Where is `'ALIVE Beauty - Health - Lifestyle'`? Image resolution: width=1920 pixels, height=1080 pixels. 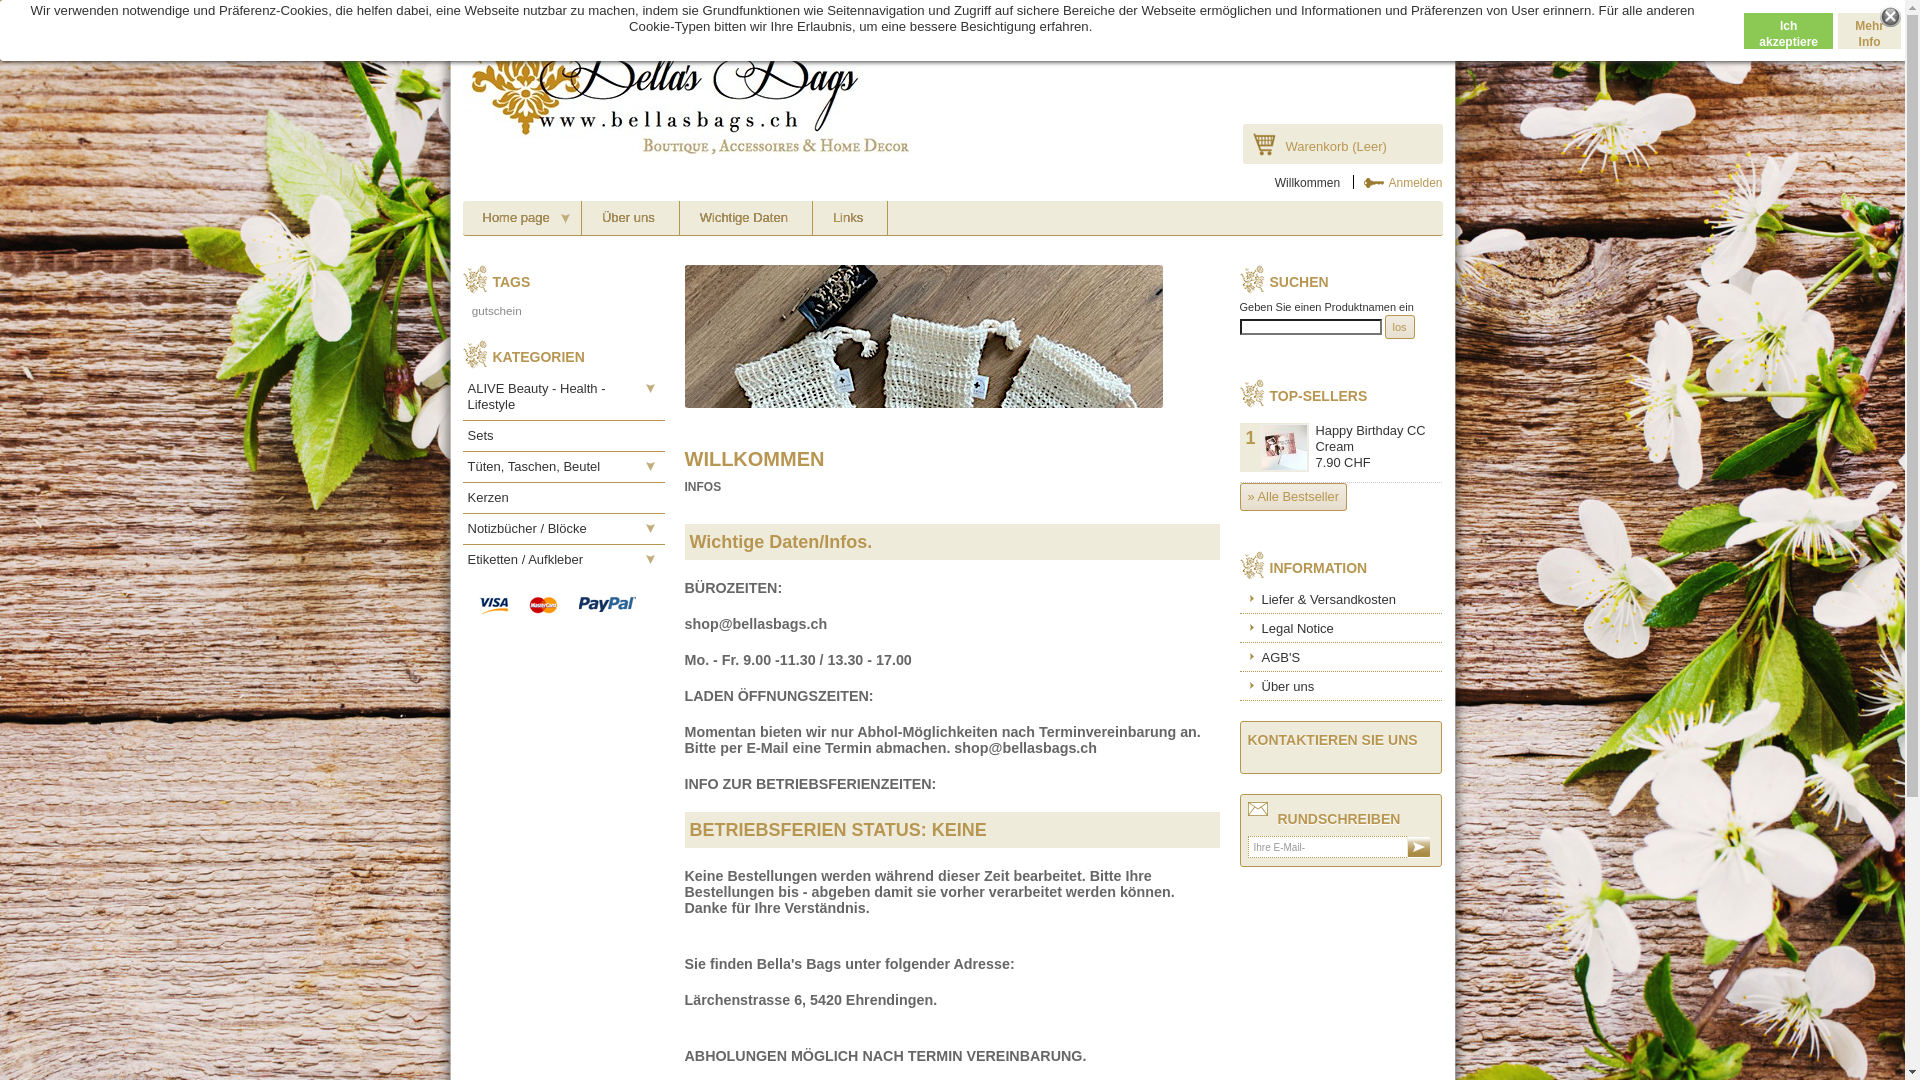 'ALIVE Beauty - Health - Lifestyle' is located at coordinates (460, 397).